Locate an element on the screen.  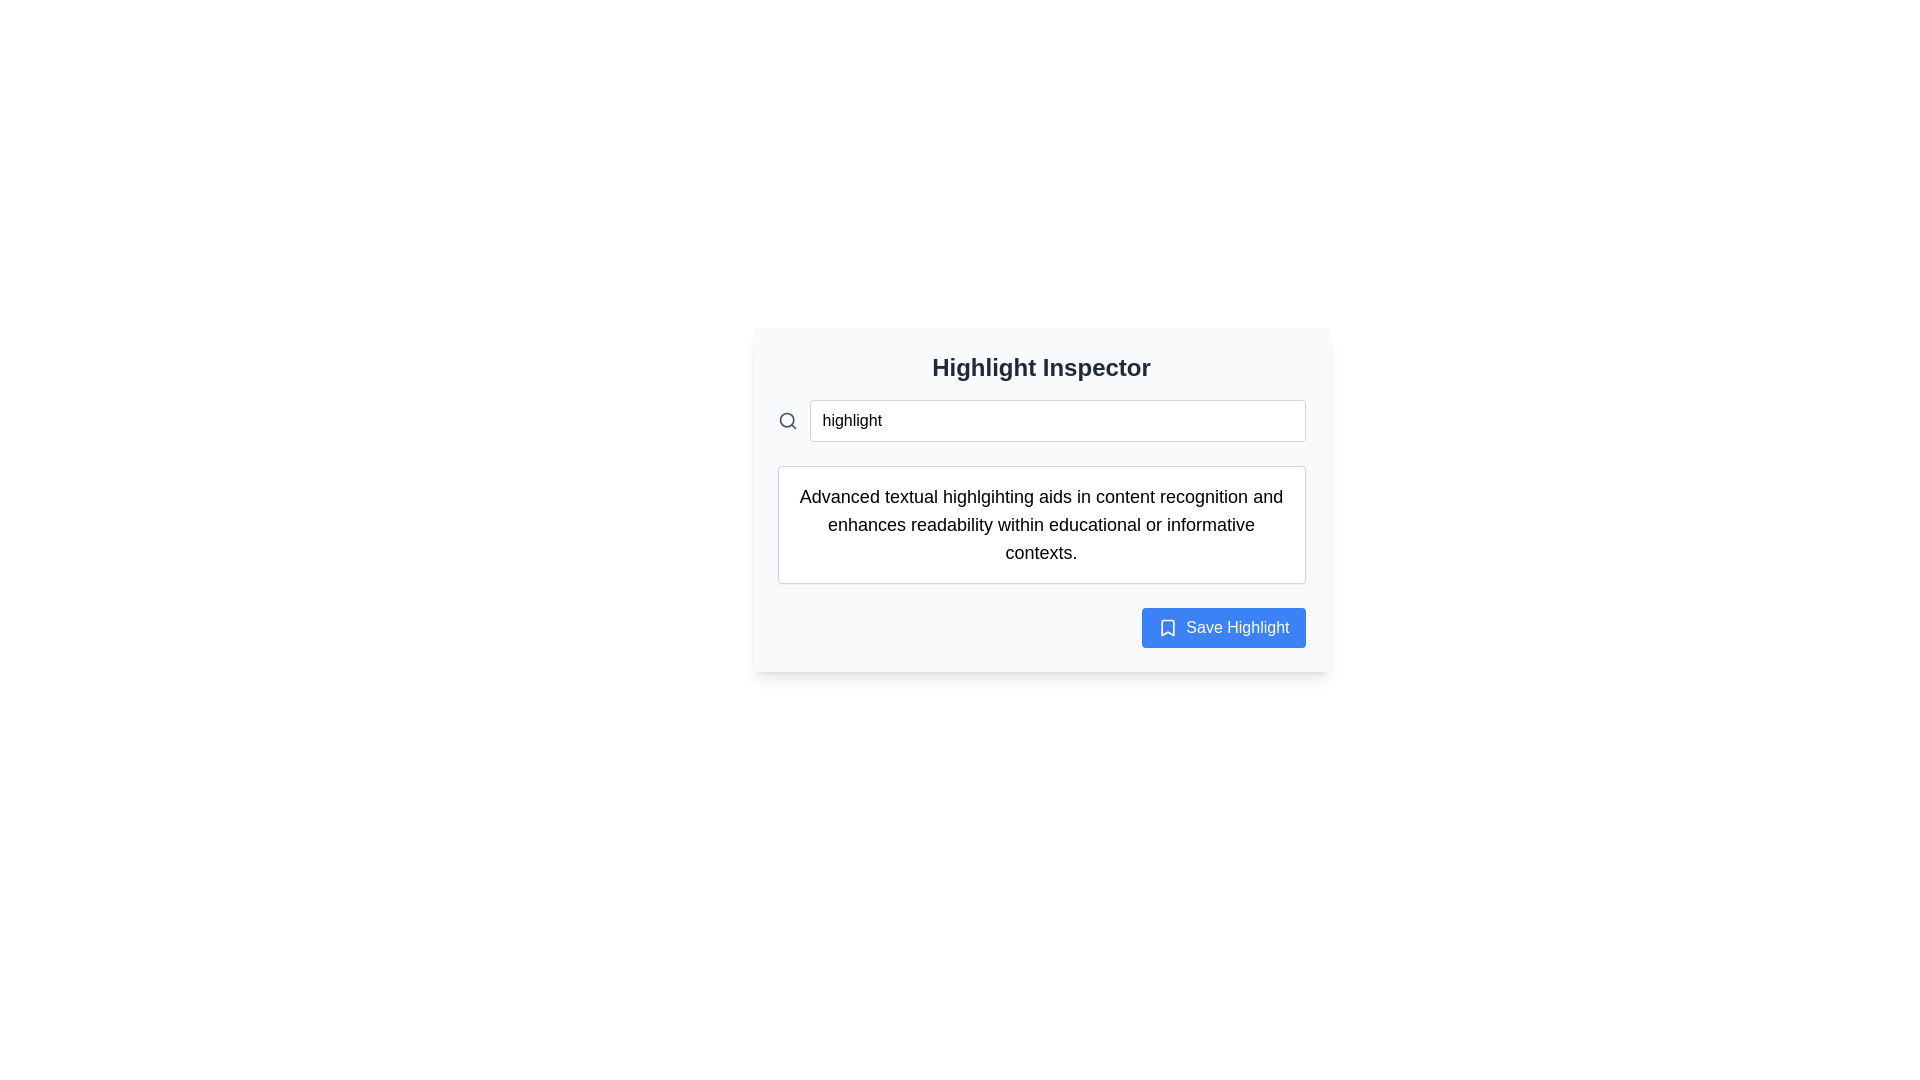
the magnifying glass icon used for search functionalities is located at coordinates (786, 419).